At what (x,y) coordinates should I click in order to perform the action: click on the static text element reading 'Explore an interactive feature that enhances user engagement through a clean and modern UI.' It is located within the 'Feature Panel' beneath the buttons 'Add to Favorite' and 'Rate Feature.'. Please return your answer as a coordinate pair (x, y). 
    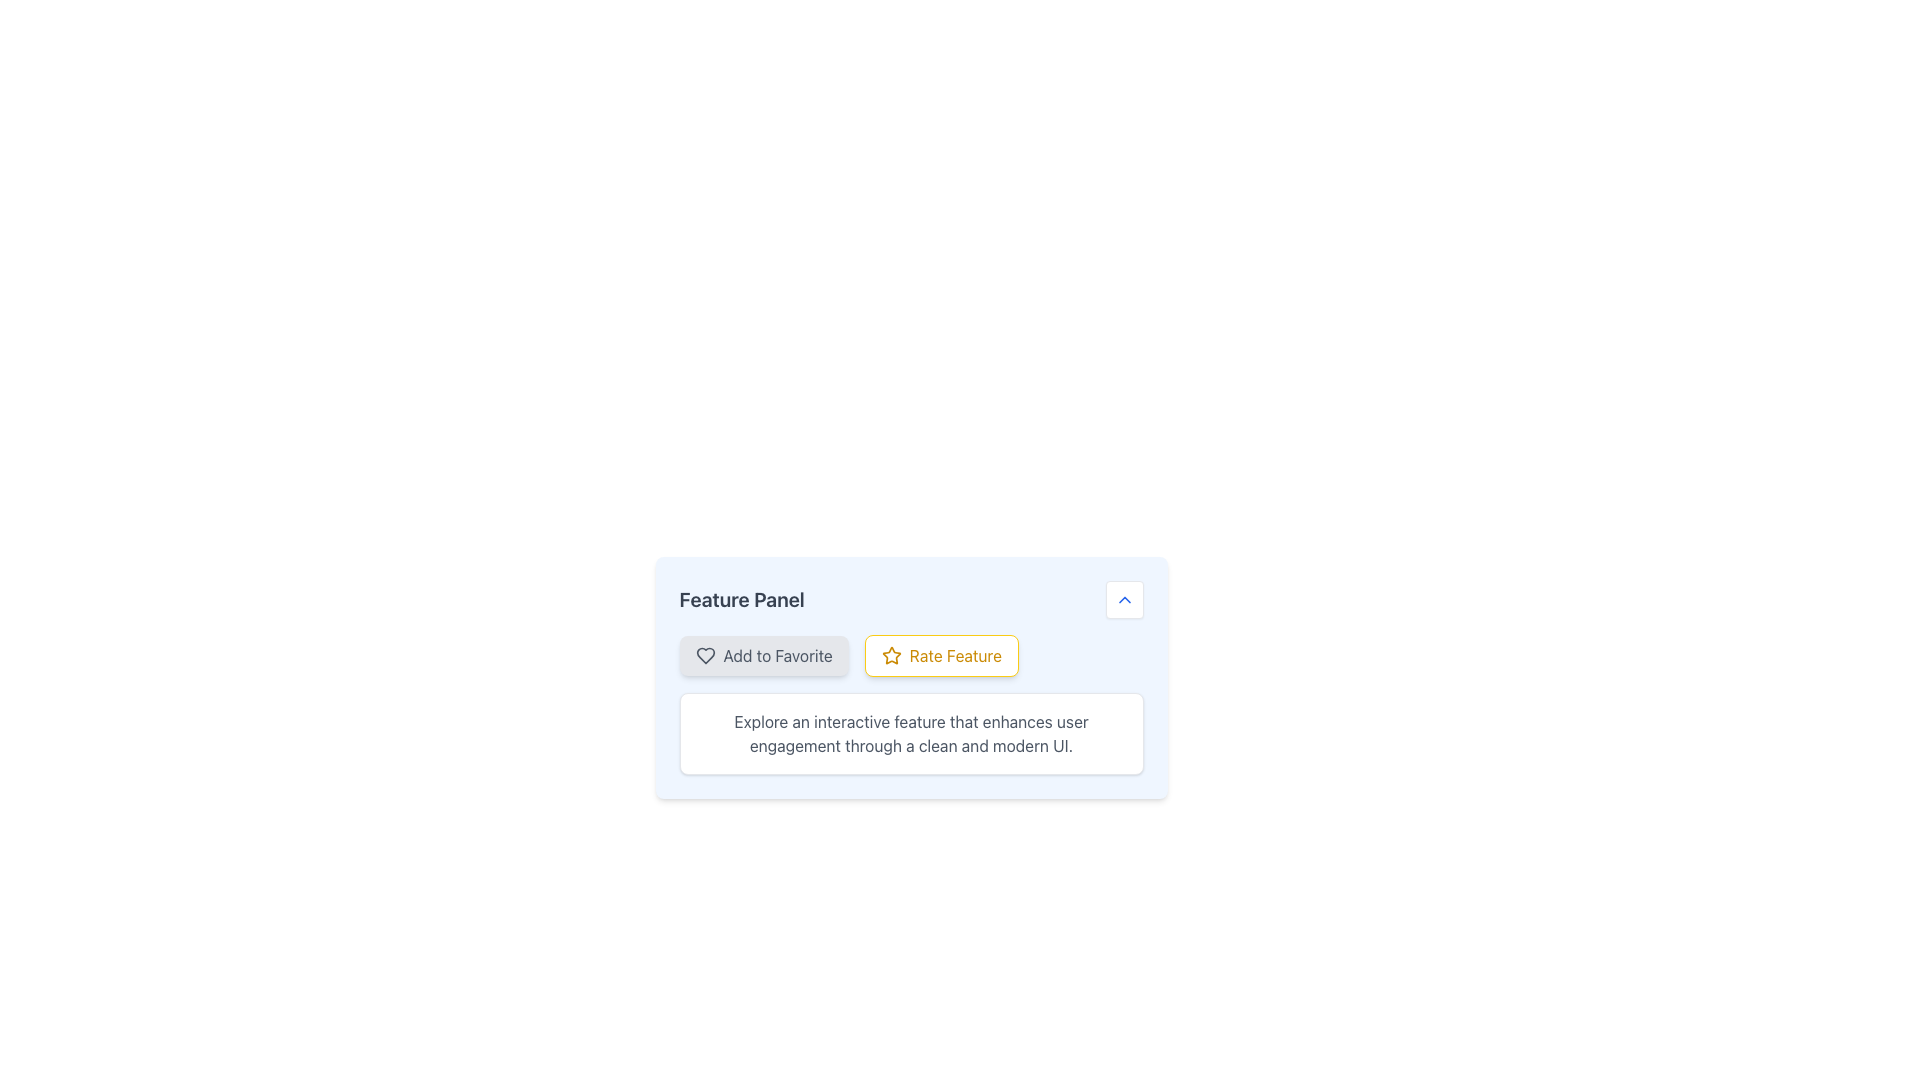
    Looking at the image, I should click on (910, 733).